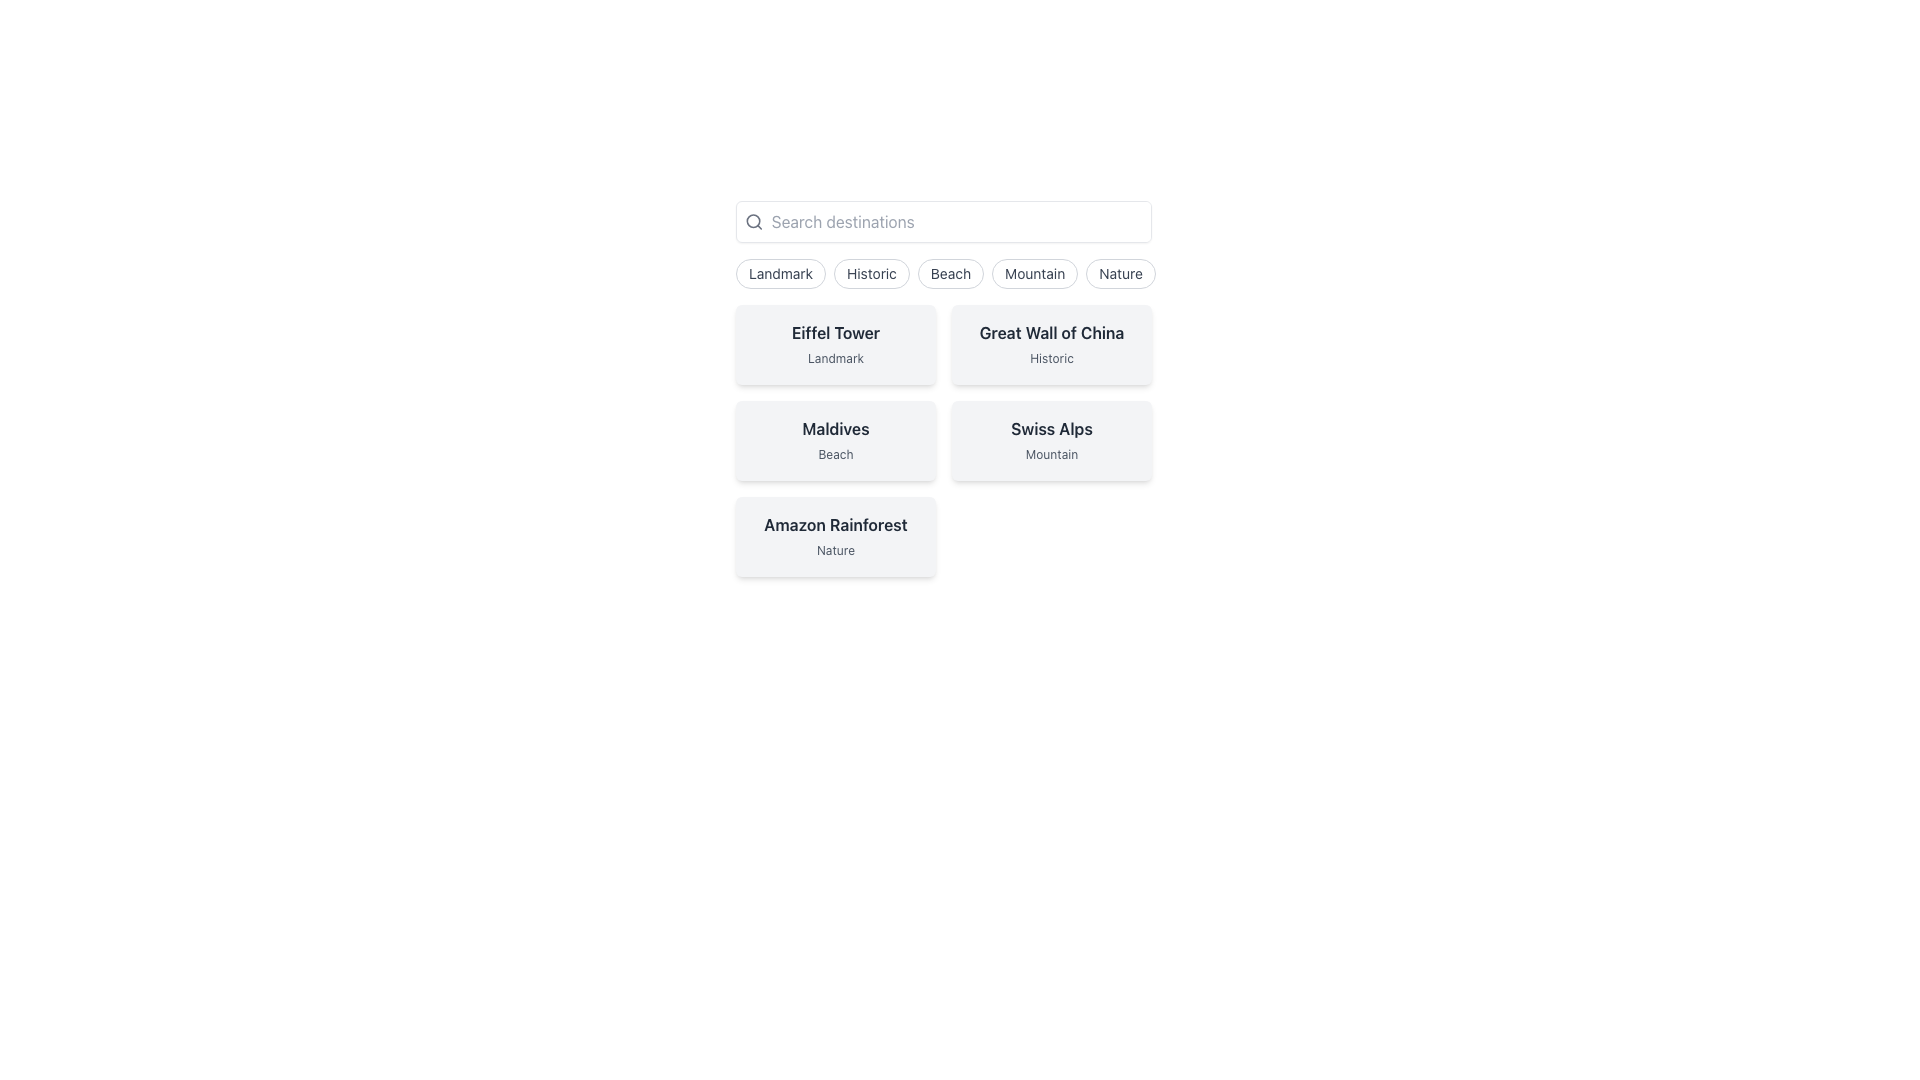 The height and width of the screenshot is (1080, 1920). Describe the element at coordinates (780, 273) in the screenshot. I see `the 'Landmark' category selector button, which is the first button in a horizontal row of category buttons near the top of the interface` at that location.